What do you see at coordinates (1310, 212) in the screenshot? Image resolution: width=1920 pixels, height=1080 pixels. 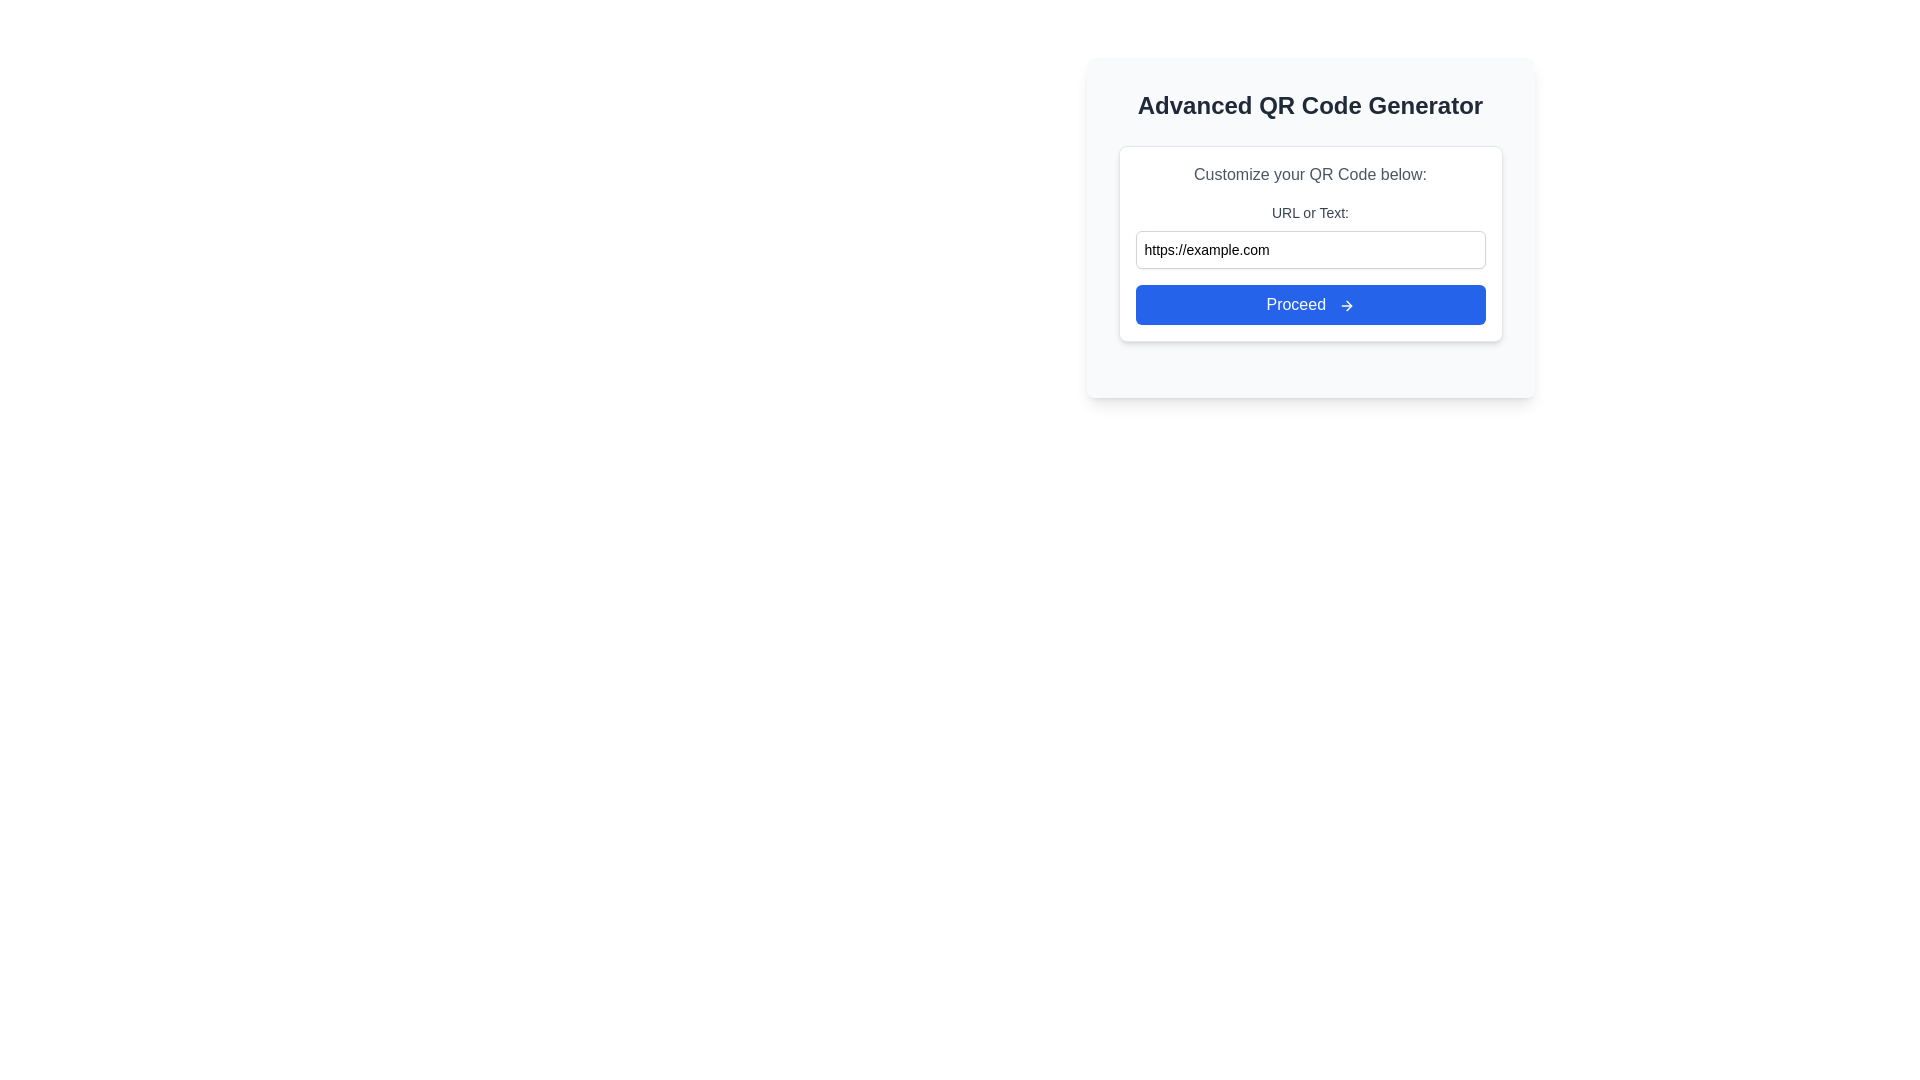 I see `the Text Label that indicates the purpose of the text input field for entering a URL, located above the text input field in the form titled 'Customize your QR Code below:'` at bounding box center [1310, 212].